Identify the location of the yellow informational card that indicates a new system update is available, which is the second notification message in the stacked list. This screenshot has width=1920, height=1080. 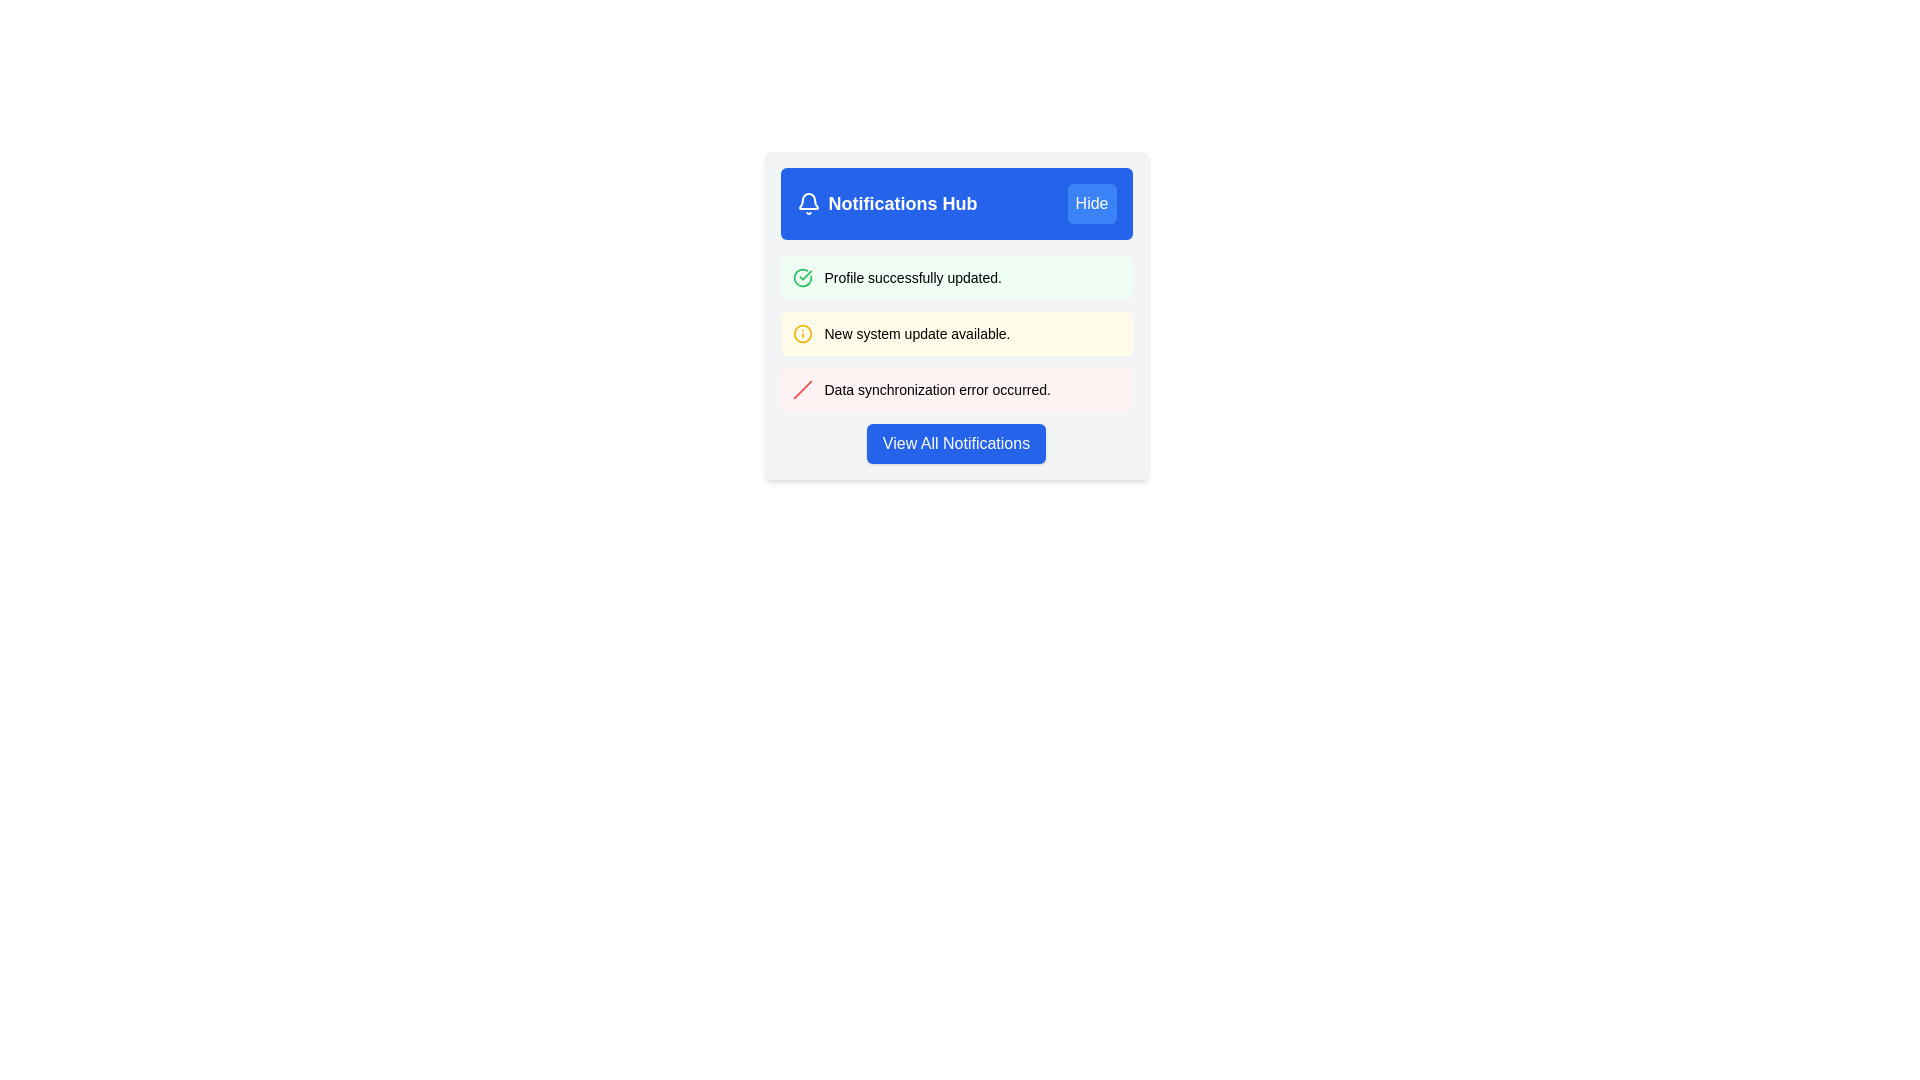
(955, 315).